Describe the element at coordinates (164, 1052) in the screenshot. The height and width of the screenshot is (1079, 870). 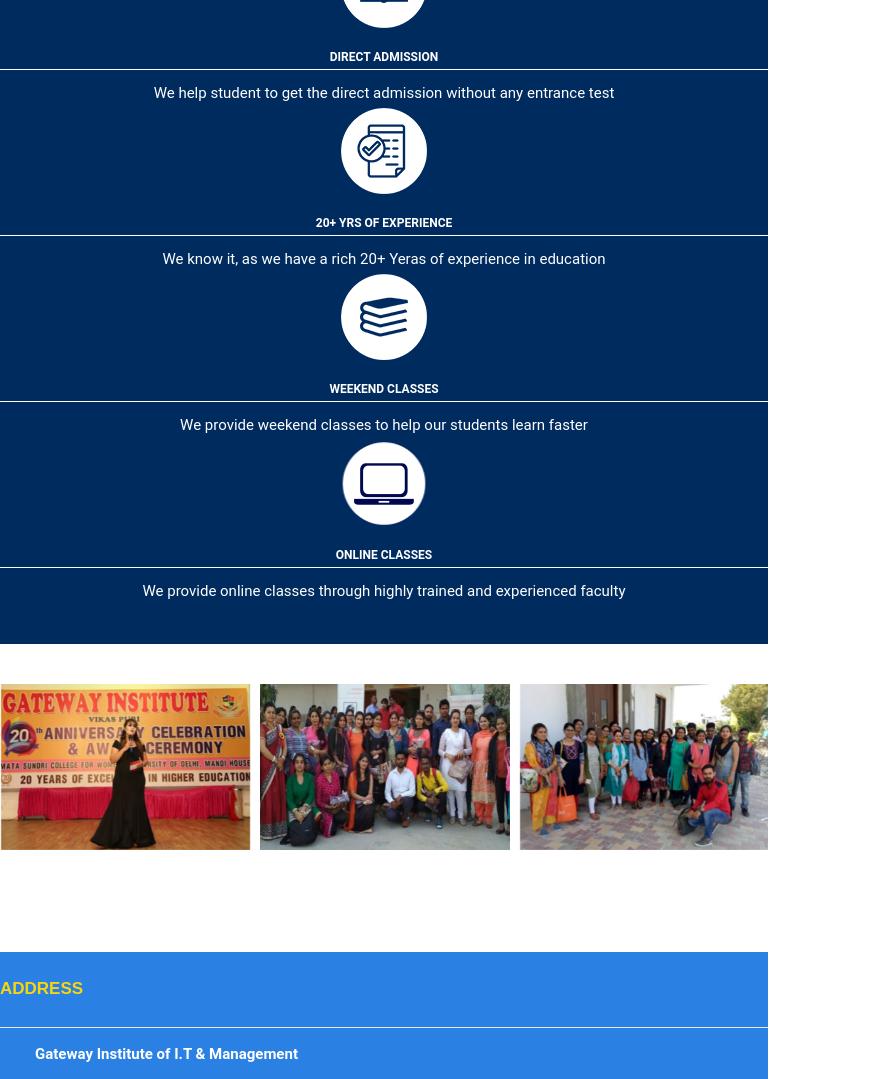
I see `'Gateway Institute of I.T & Management'` at that location.